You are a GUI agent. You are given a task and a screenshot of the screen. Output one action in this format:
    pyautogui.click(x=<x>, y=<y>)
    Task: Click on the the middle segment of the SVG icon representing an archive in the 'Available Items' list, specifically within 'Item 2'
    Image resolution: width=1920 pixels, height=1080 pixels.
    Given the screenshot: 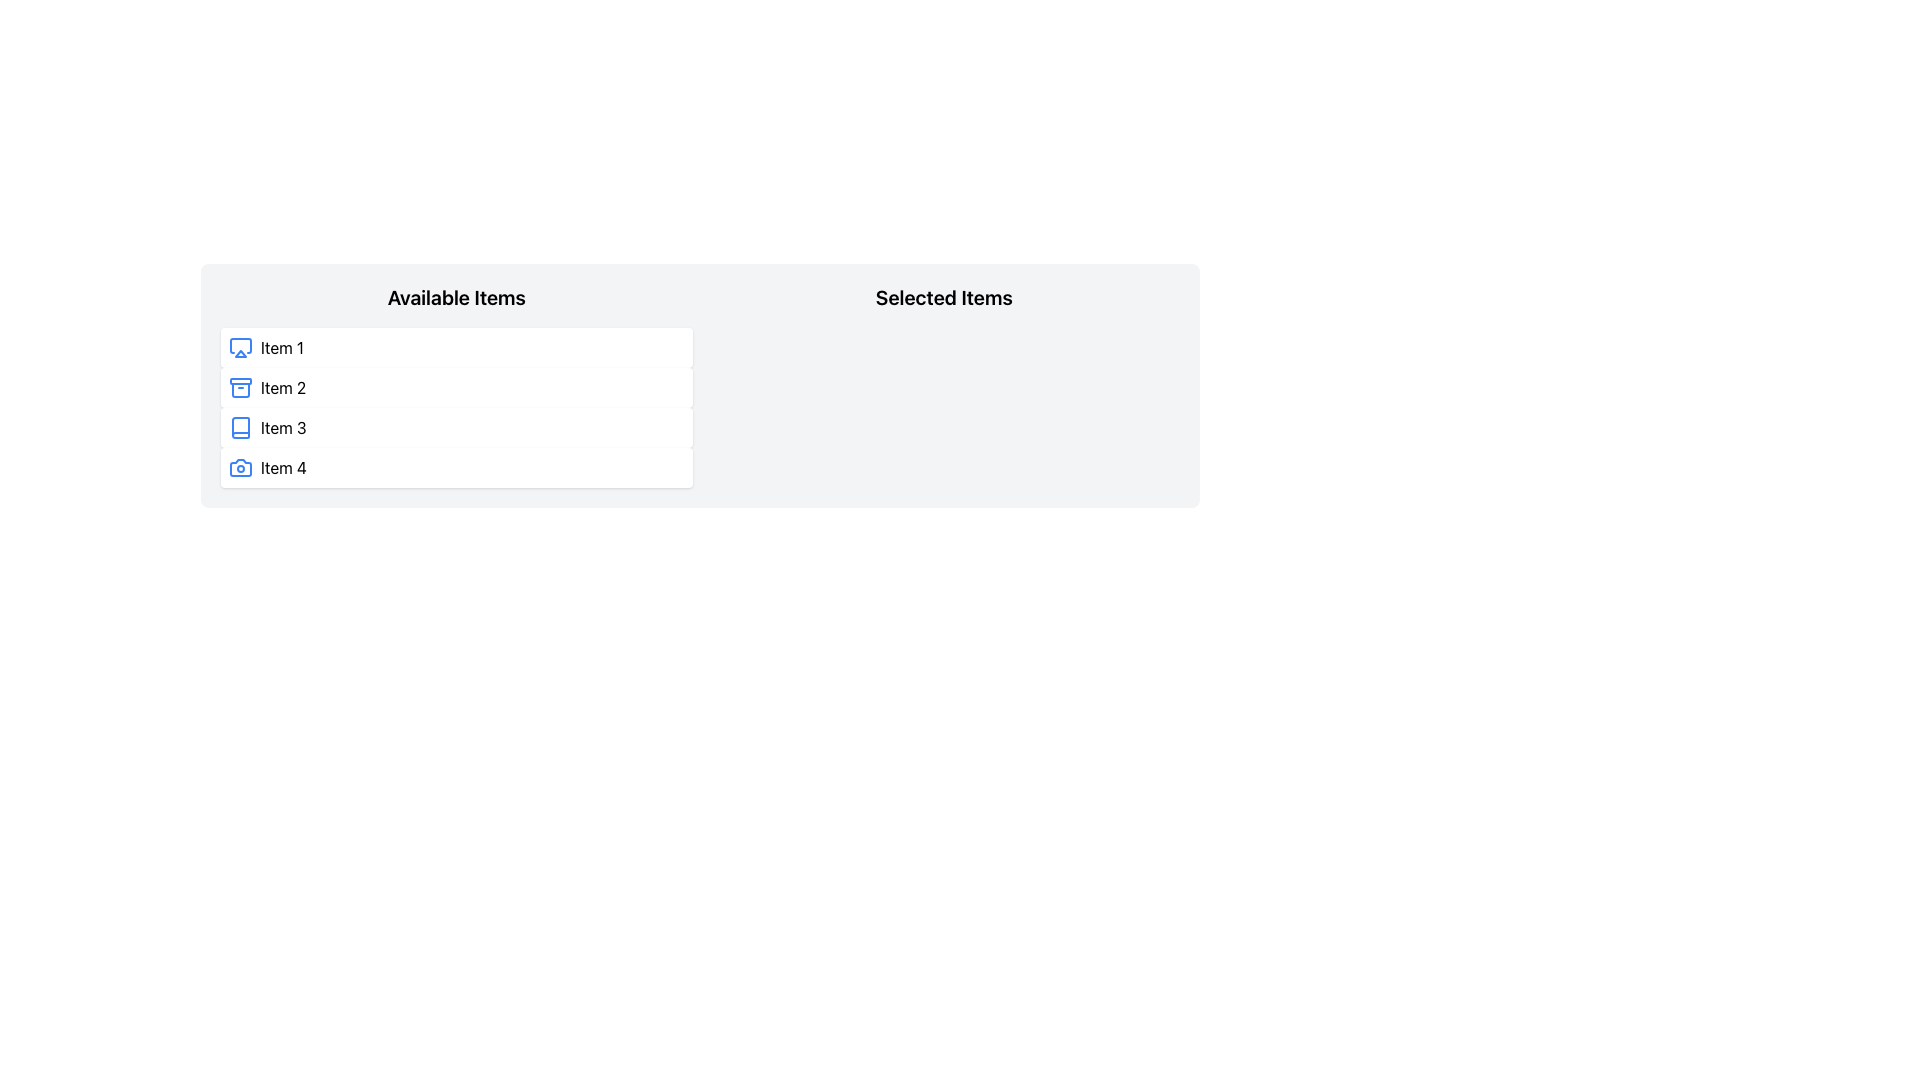 What is the action you would take?
    pyautogui.click(x=240, y=390)
    